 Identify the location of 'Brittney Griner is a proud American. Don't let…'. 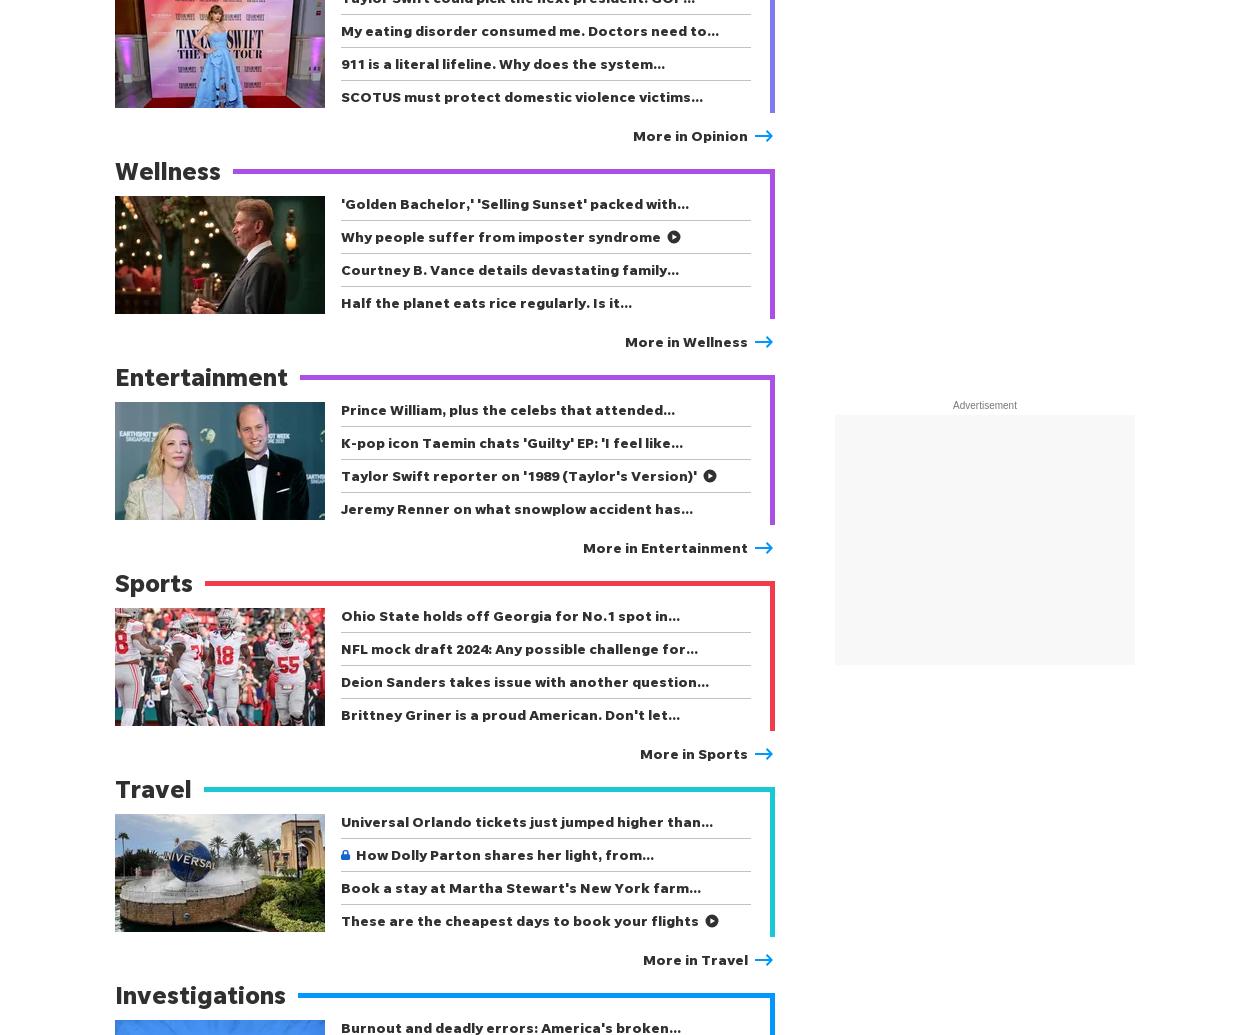
(510, 713).